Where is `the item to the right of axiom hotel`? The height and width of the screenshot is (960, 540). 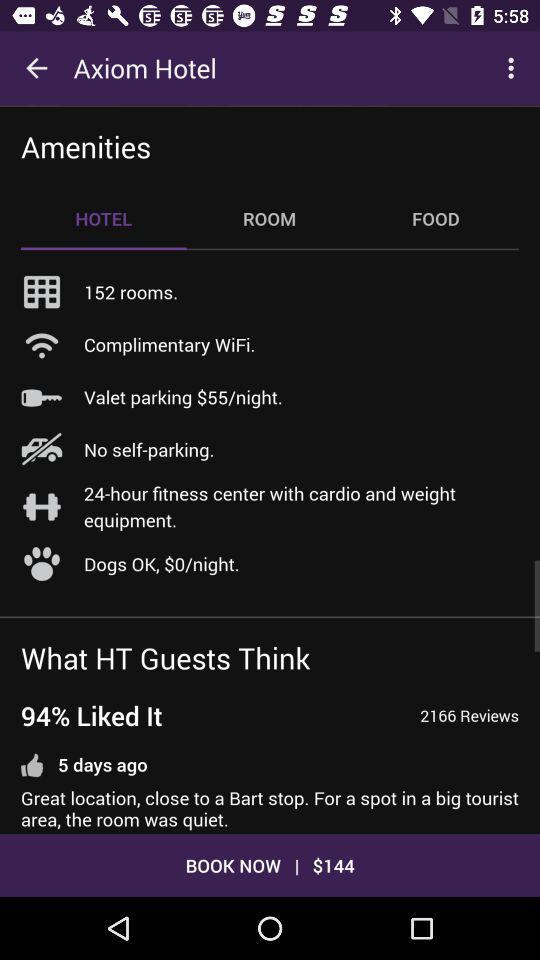
the item to the right of axiom hotel is located at coordinates (513, 68).